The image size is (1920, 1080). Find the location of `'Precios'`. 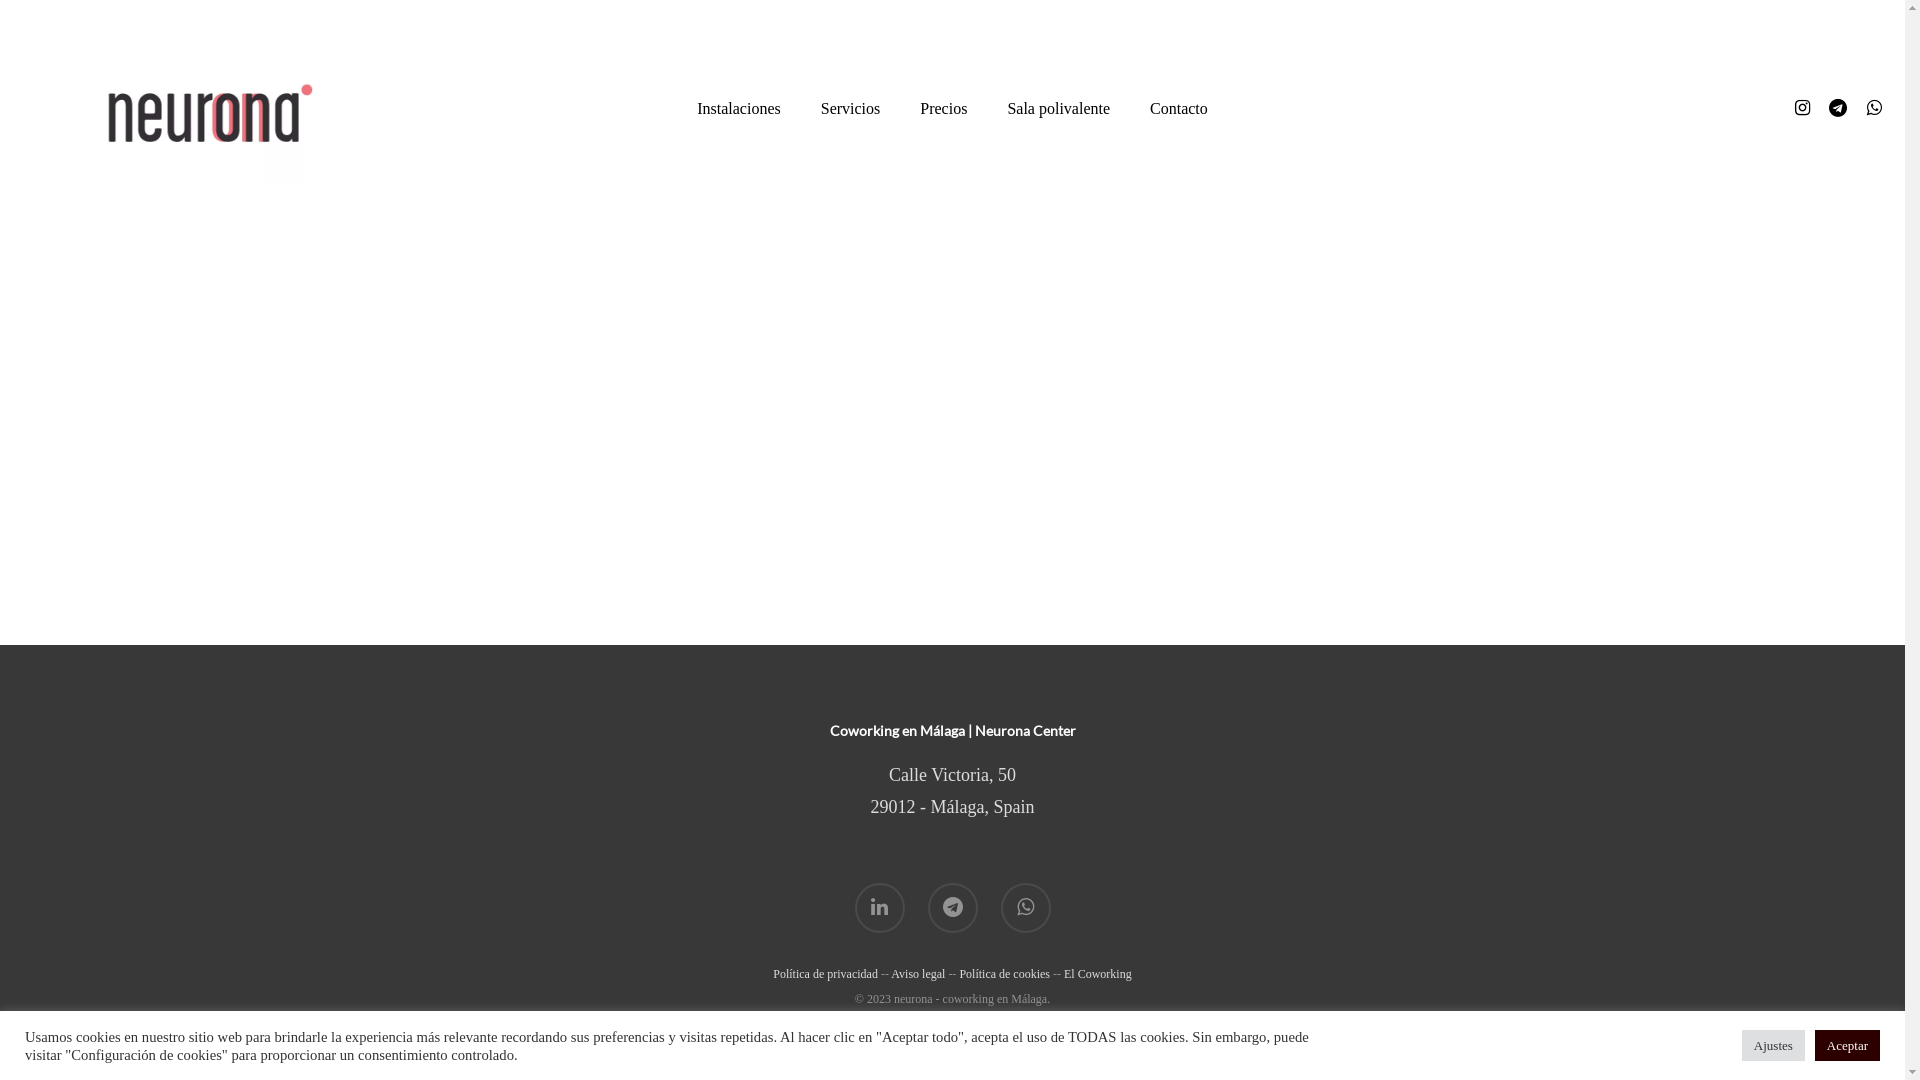

'Precios' is located at coordinates (942, 108).